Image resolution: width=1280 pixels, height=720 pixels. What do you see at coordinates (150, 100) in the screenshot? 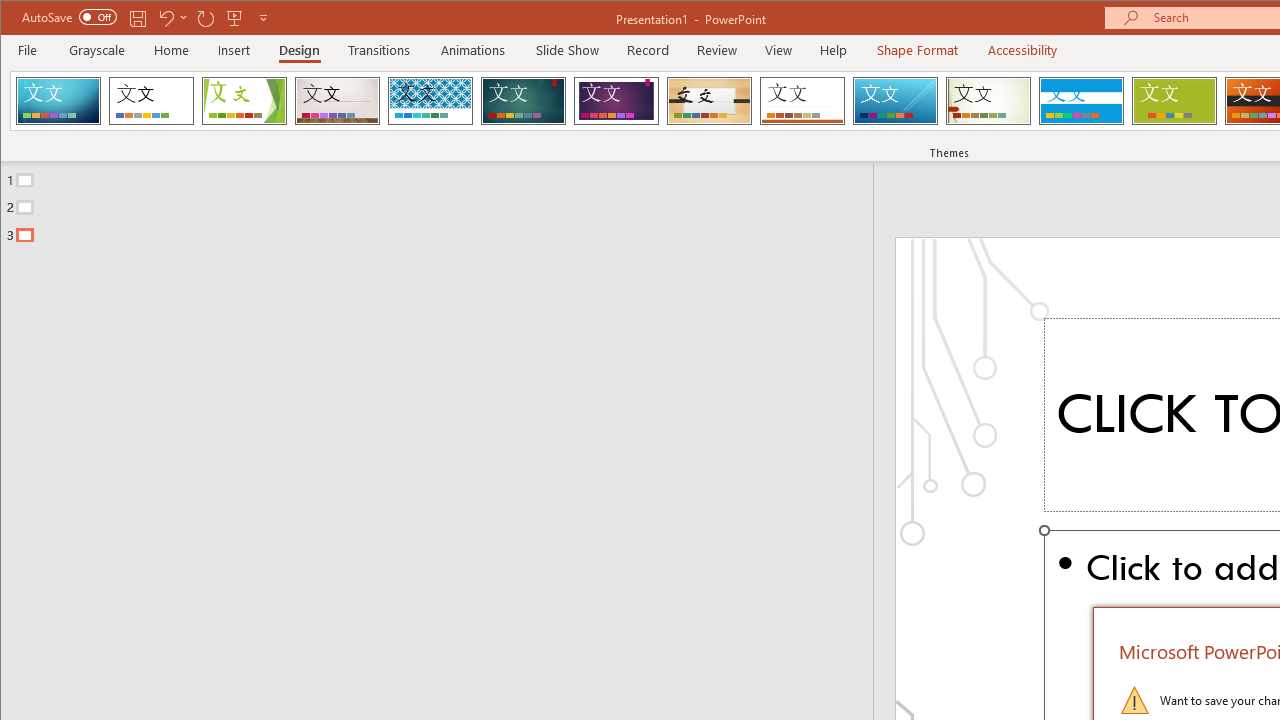
I see `'Office Theme'` at bounding box center [150, 100].